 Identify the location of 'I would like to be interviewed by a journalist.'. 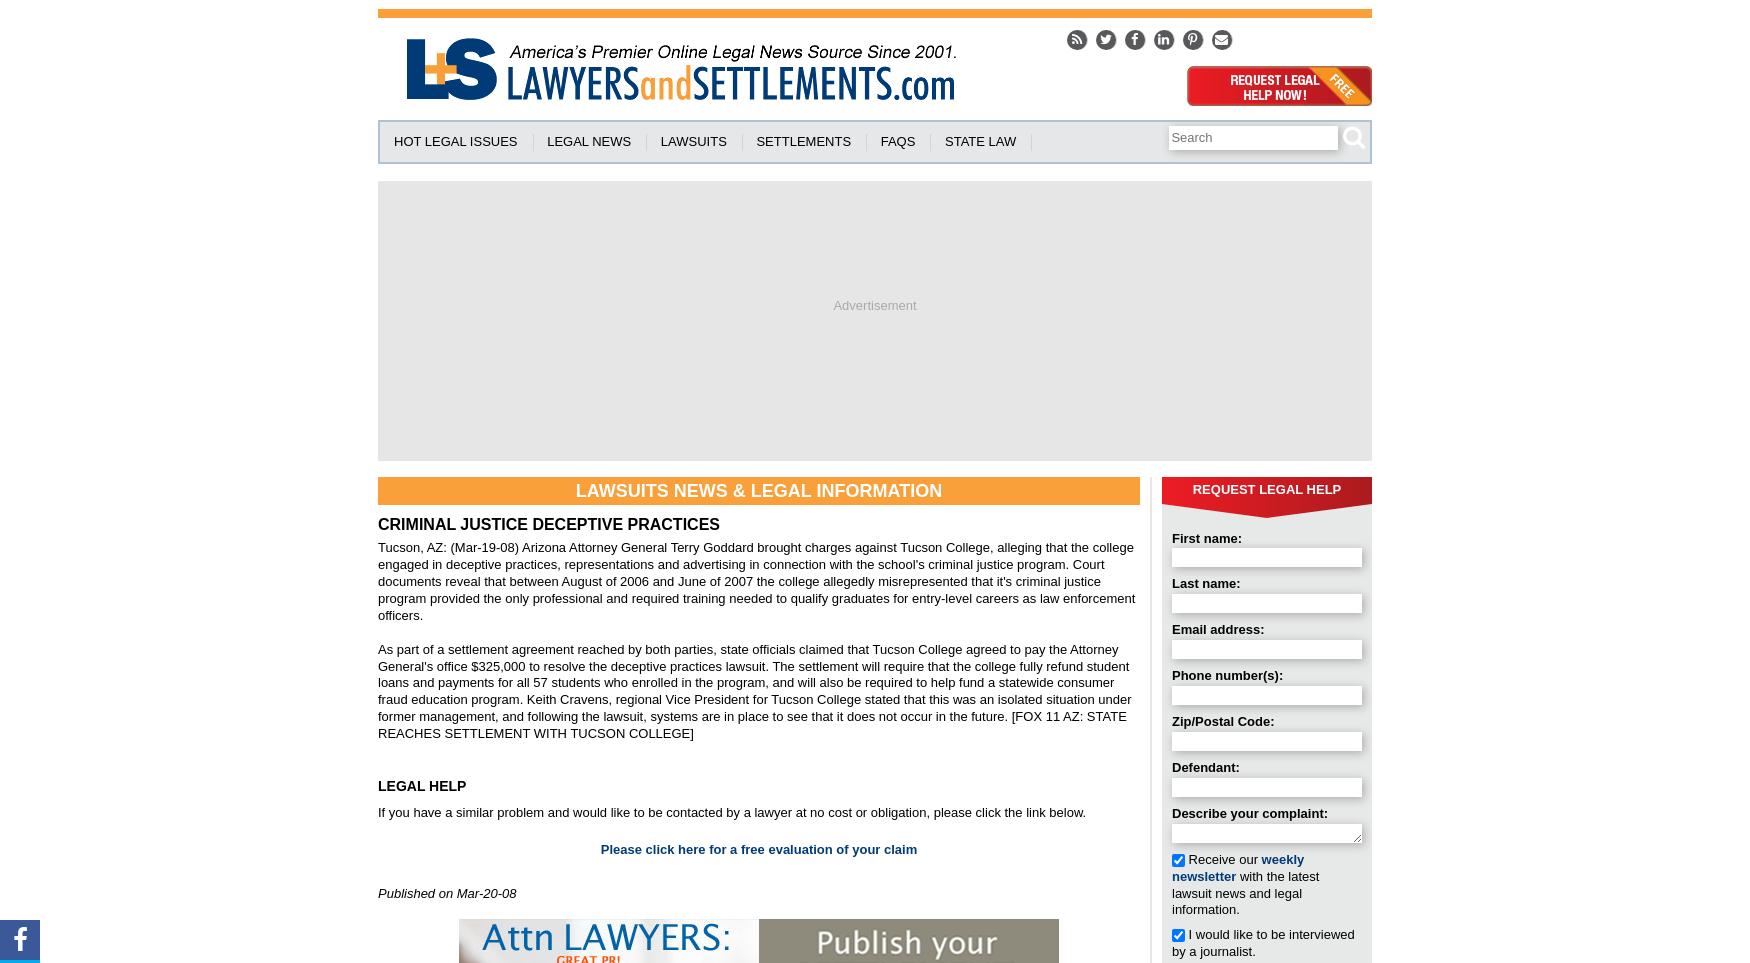
(1261, 942).